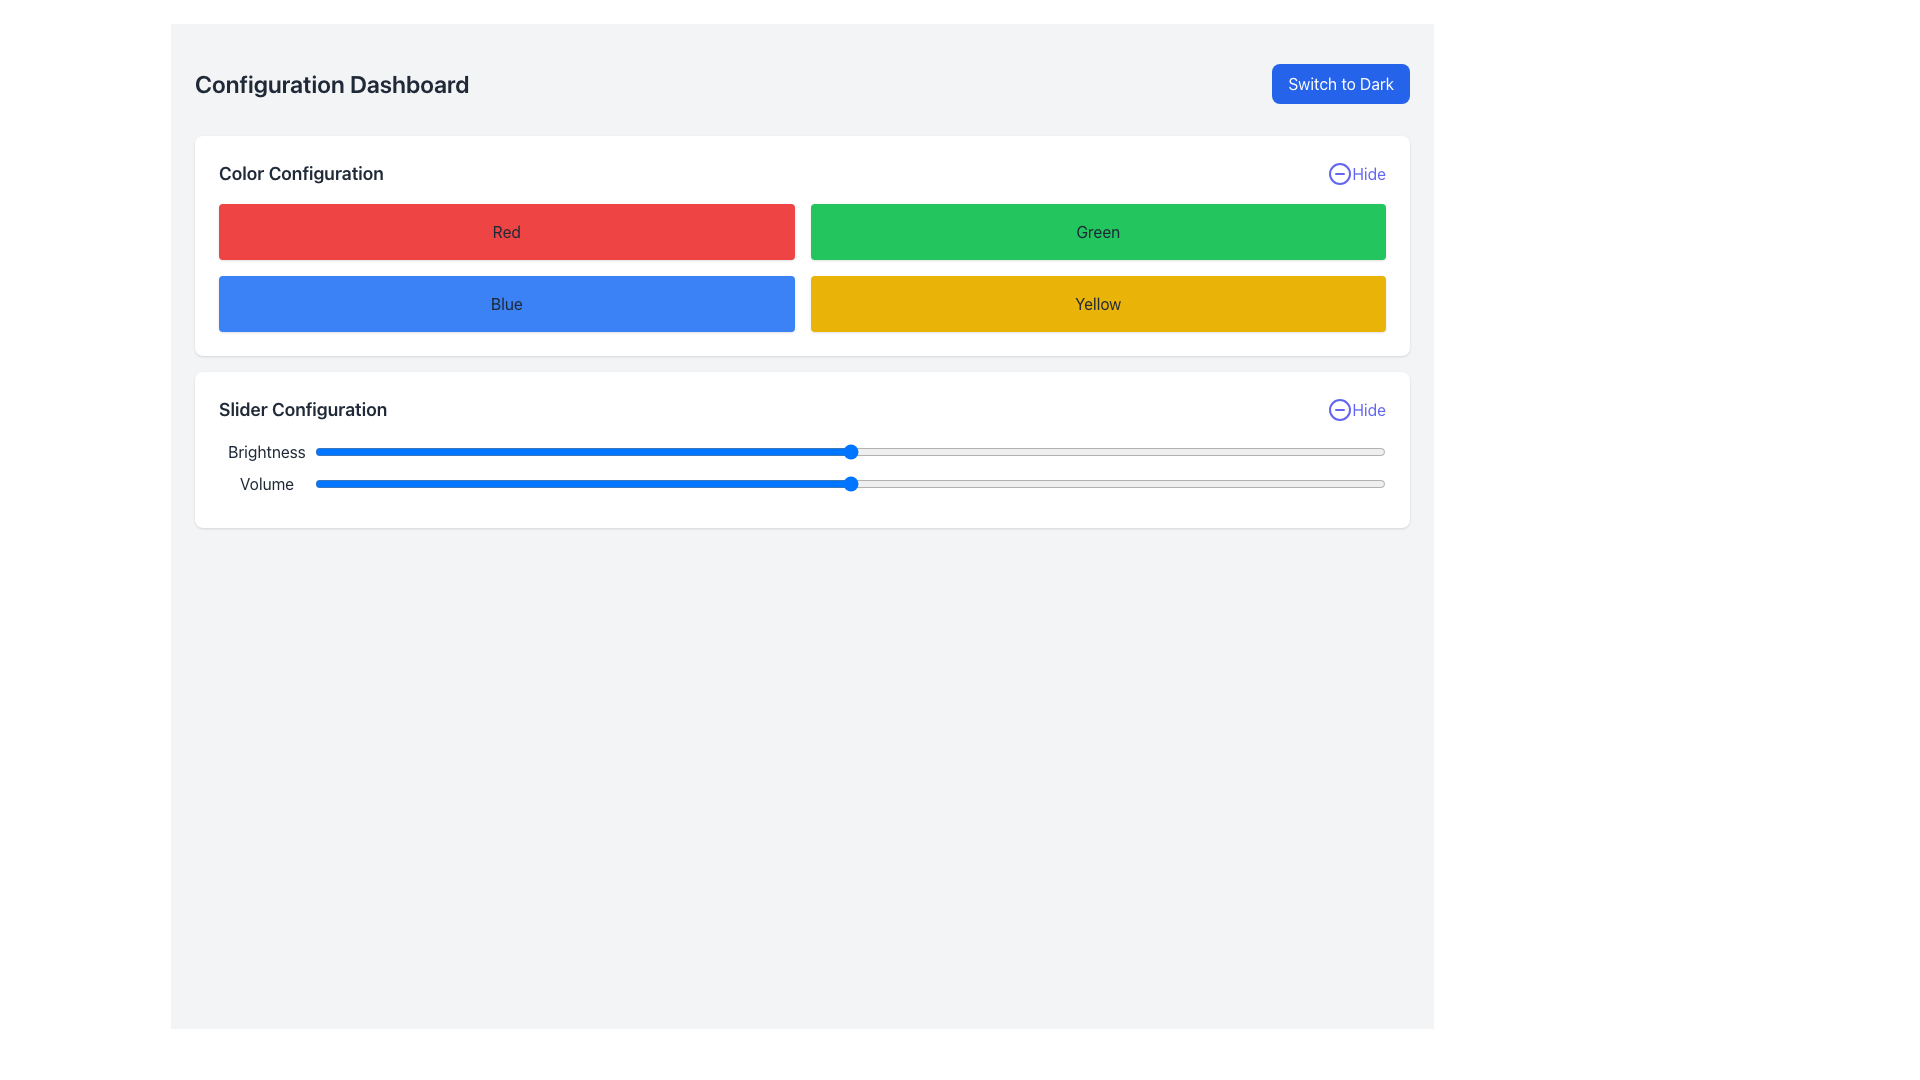  Describe the element at coordinates (1340, 172) in the screenshot. I see `the 'Hide' icon located in the top-right corner of the 'Color Configuration' section, which is positioned to the left of the 'Hide' text` at that location.